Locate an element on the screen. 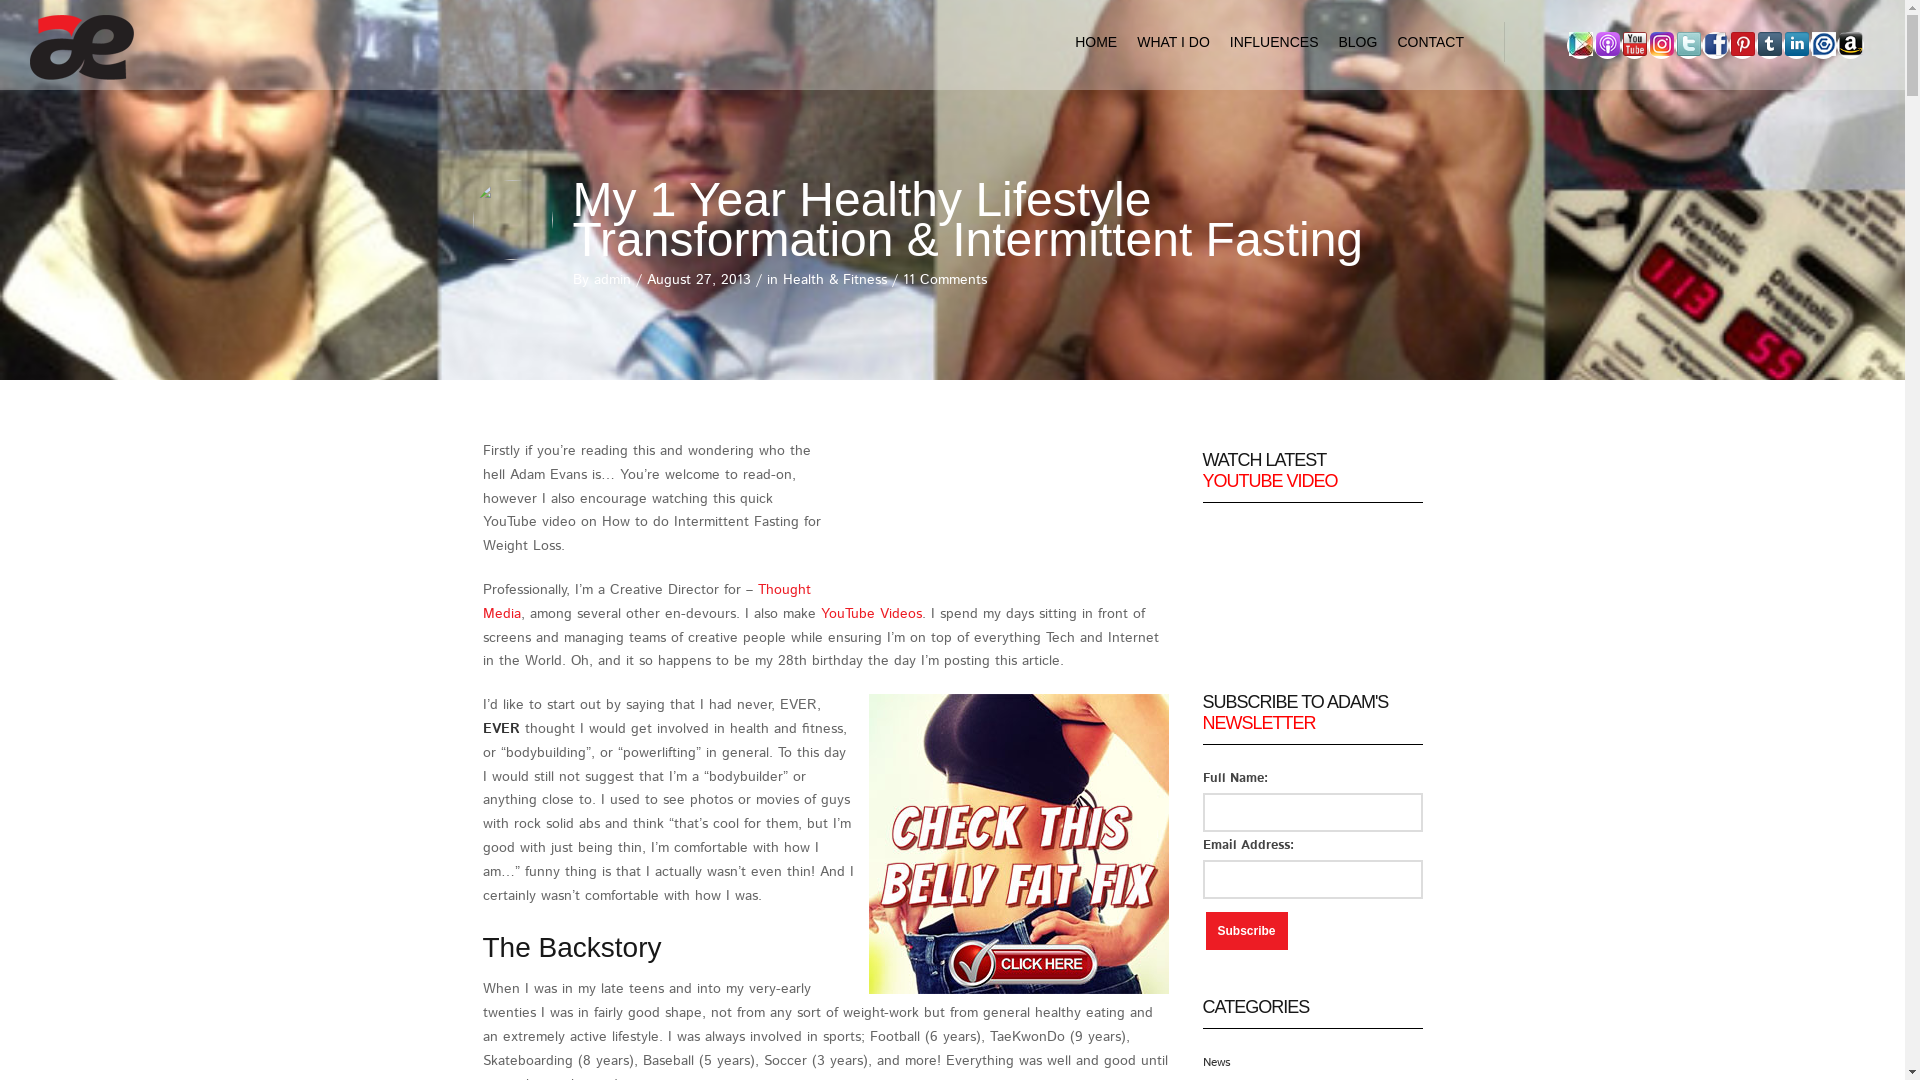 The width and height of the screenshot is (1920, 1080). 'BLOG' is located at coordinates (1357, 42).